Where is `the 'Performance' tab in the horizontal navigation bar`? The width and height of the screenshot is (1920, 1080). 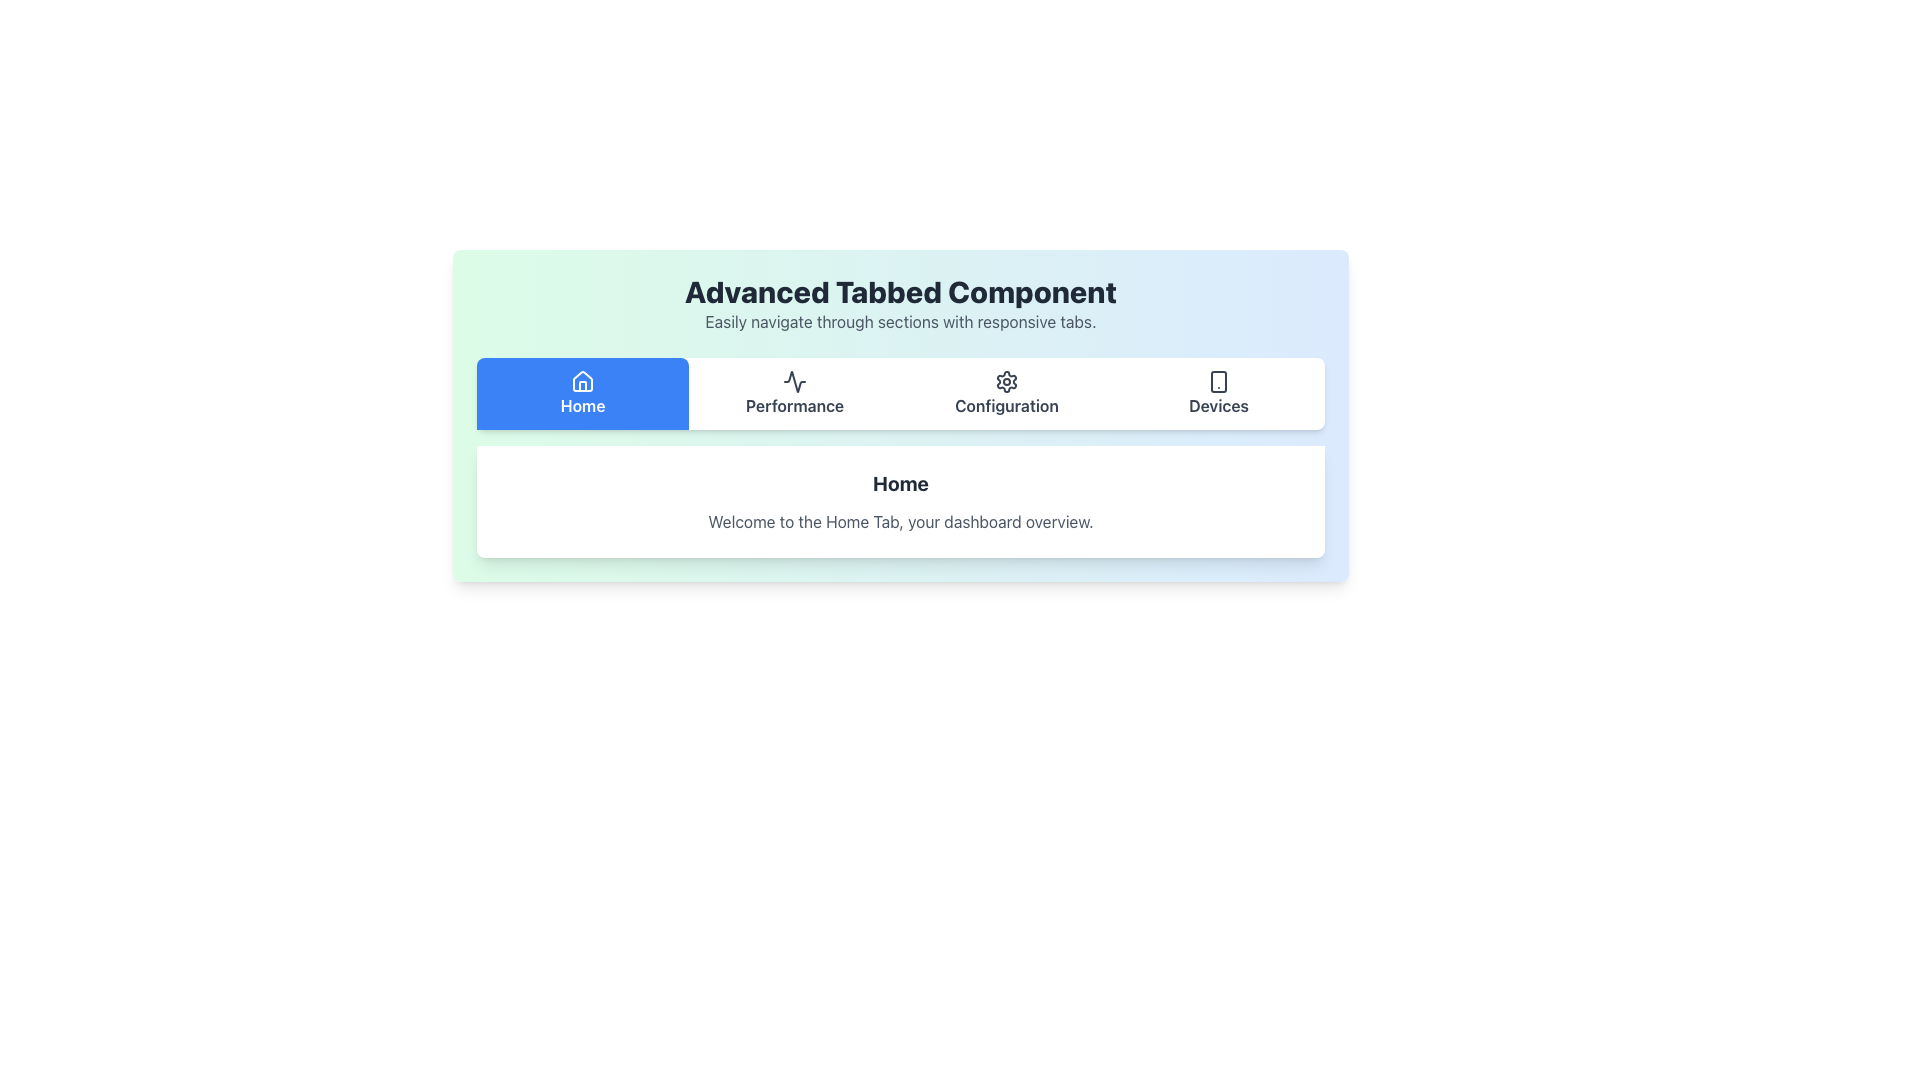
the 'Performance' tab in the horizontal navigation bar is located at coordinates (794, 393).